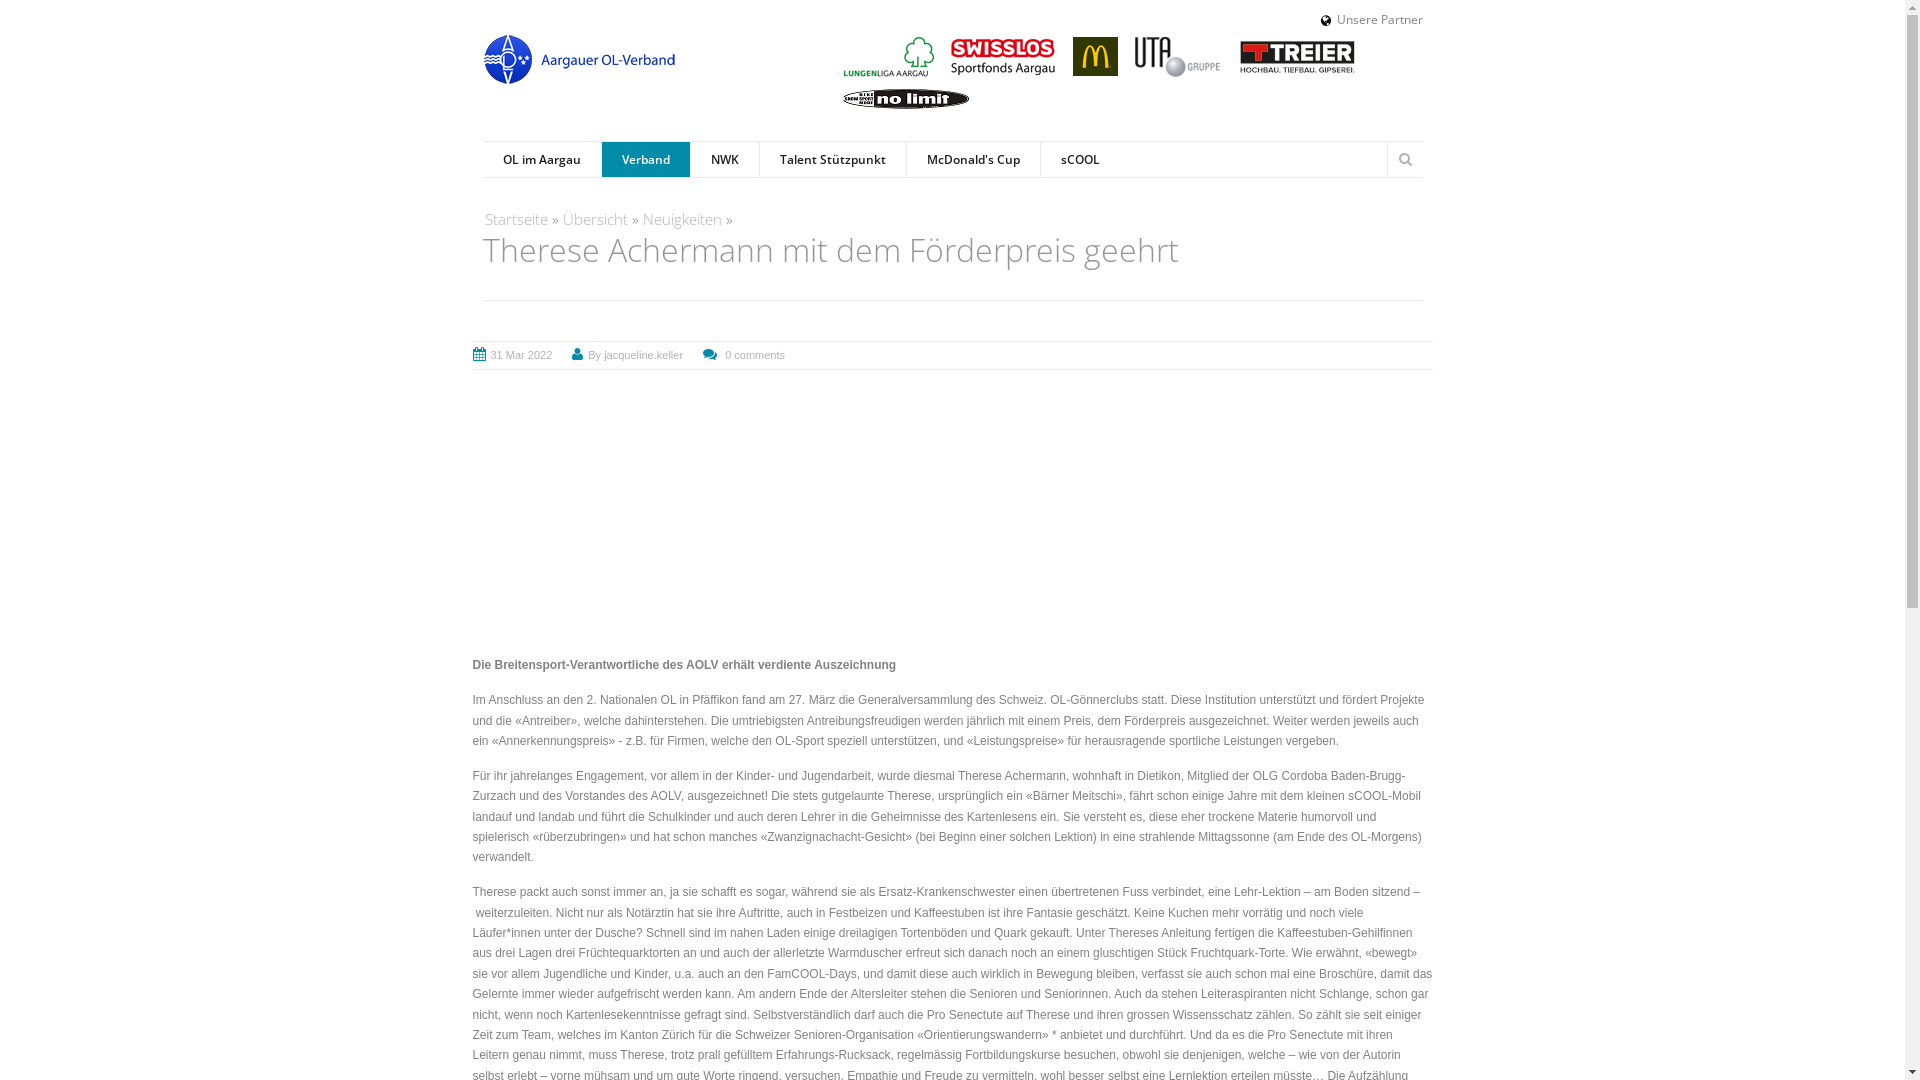  I want to click on 'Verband', so click(644, 158).